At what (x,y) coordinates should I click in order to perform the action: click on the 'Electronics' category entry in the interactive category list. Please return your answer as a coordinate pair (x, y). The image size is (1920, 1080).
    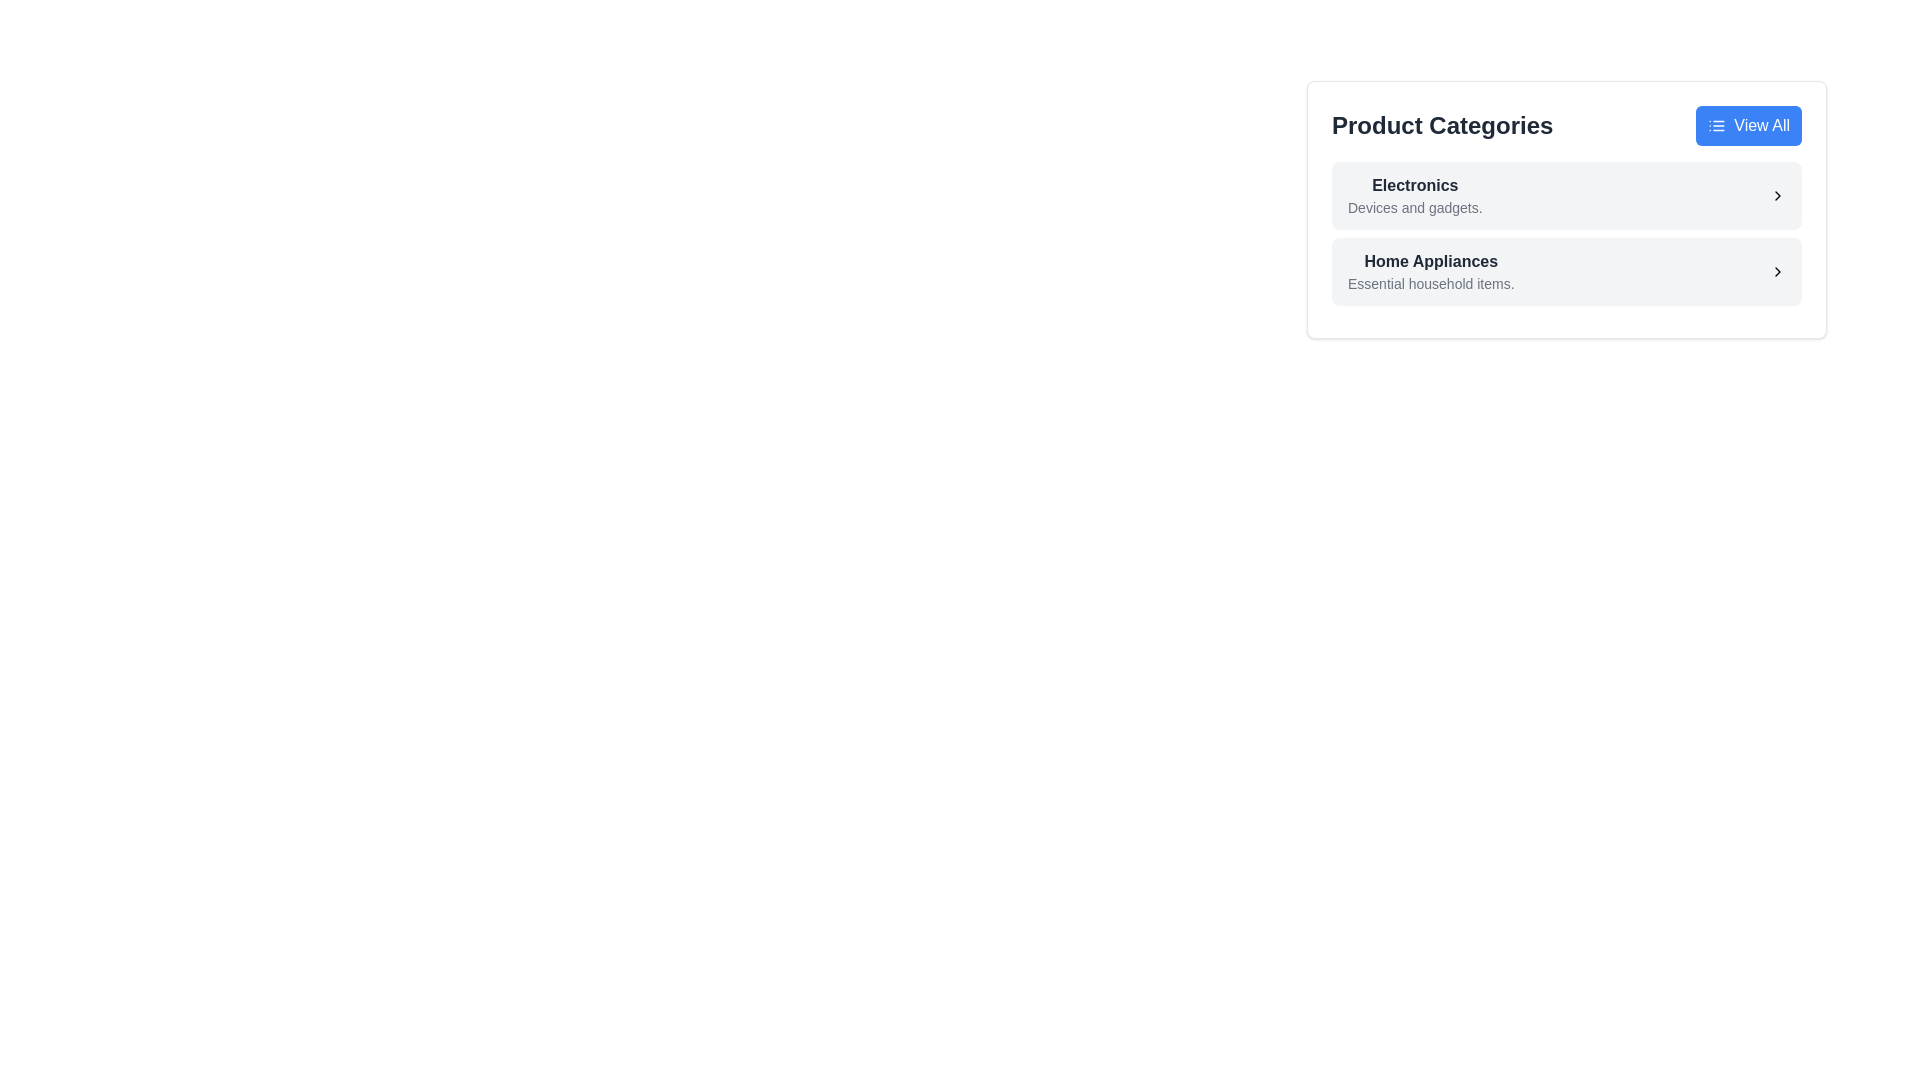
    Looking at the image, I should click on (1565, 209).